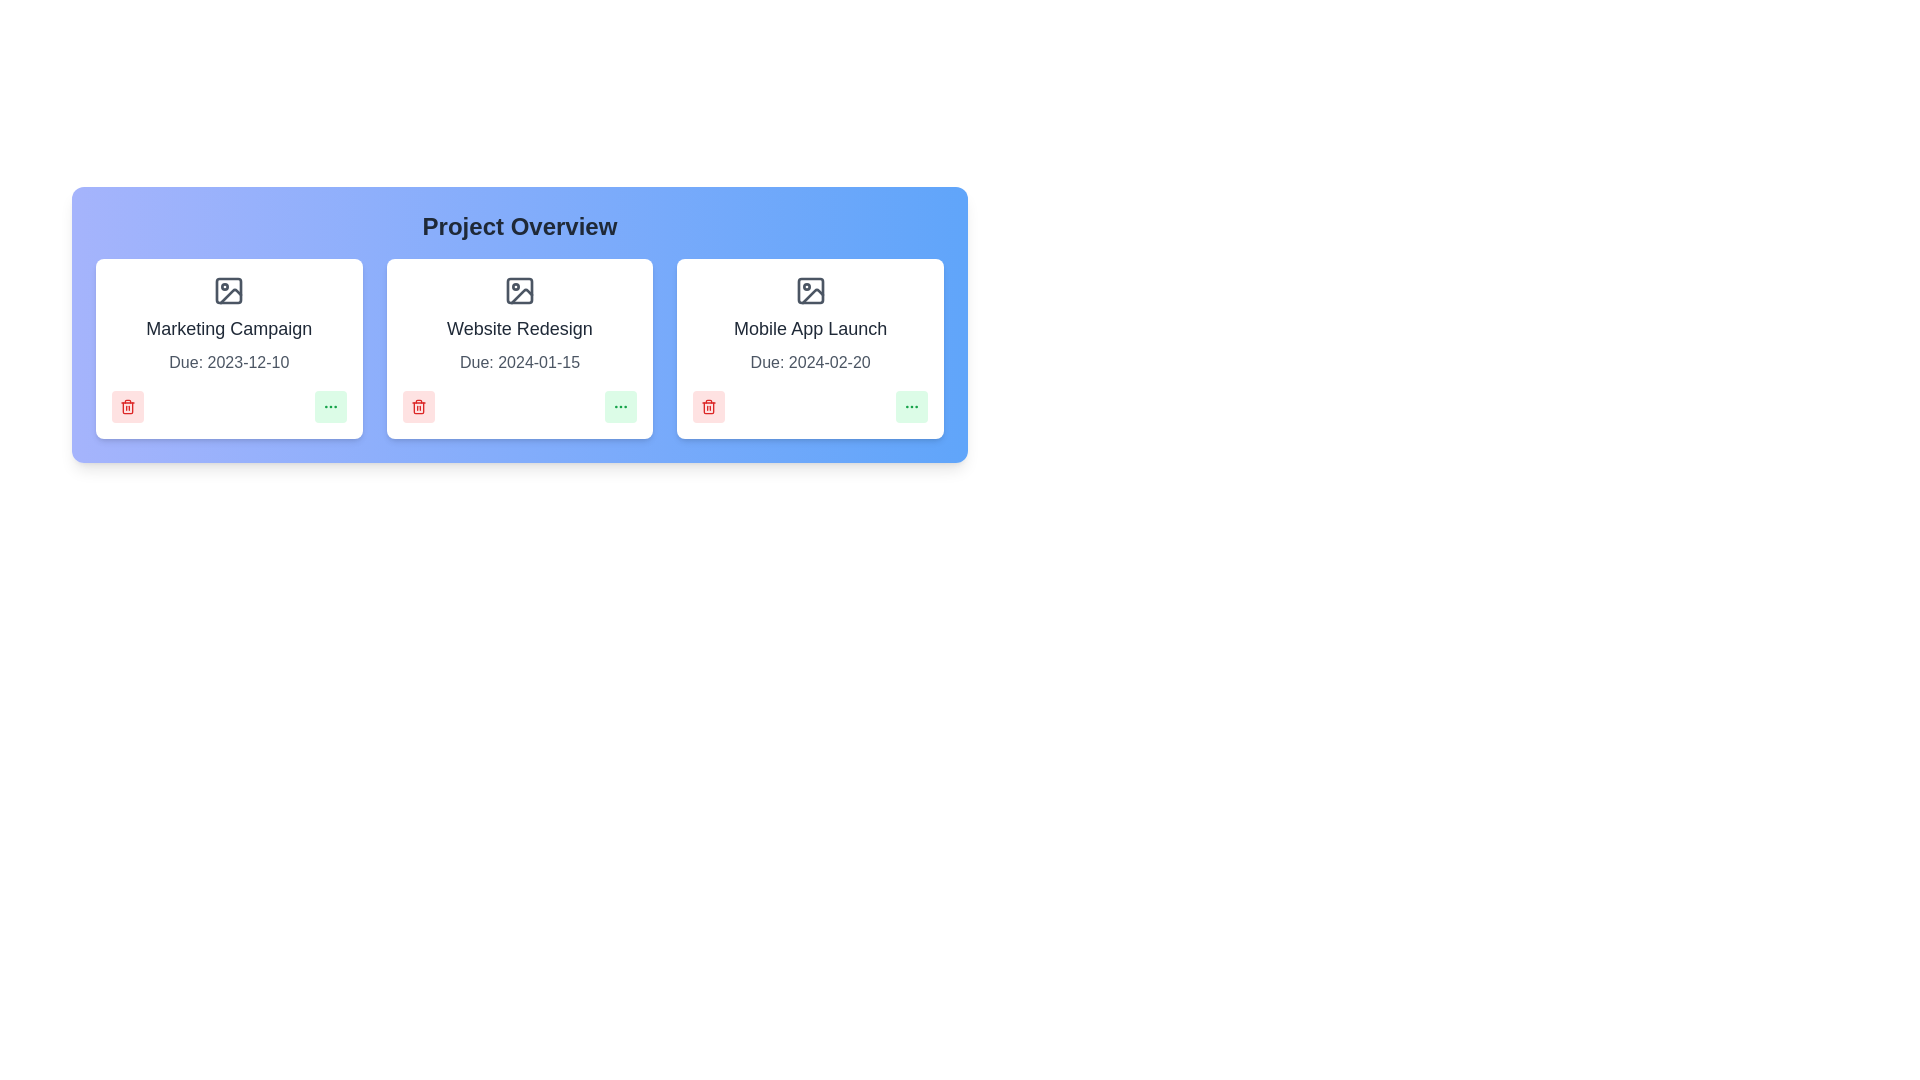 This screenshot has height=1080, width=1920. What do you see at coordinates (810, 327) in the screenshot?
I see `the project name Mobile App Launch by clicking on it` at bounding box center [810, 327].